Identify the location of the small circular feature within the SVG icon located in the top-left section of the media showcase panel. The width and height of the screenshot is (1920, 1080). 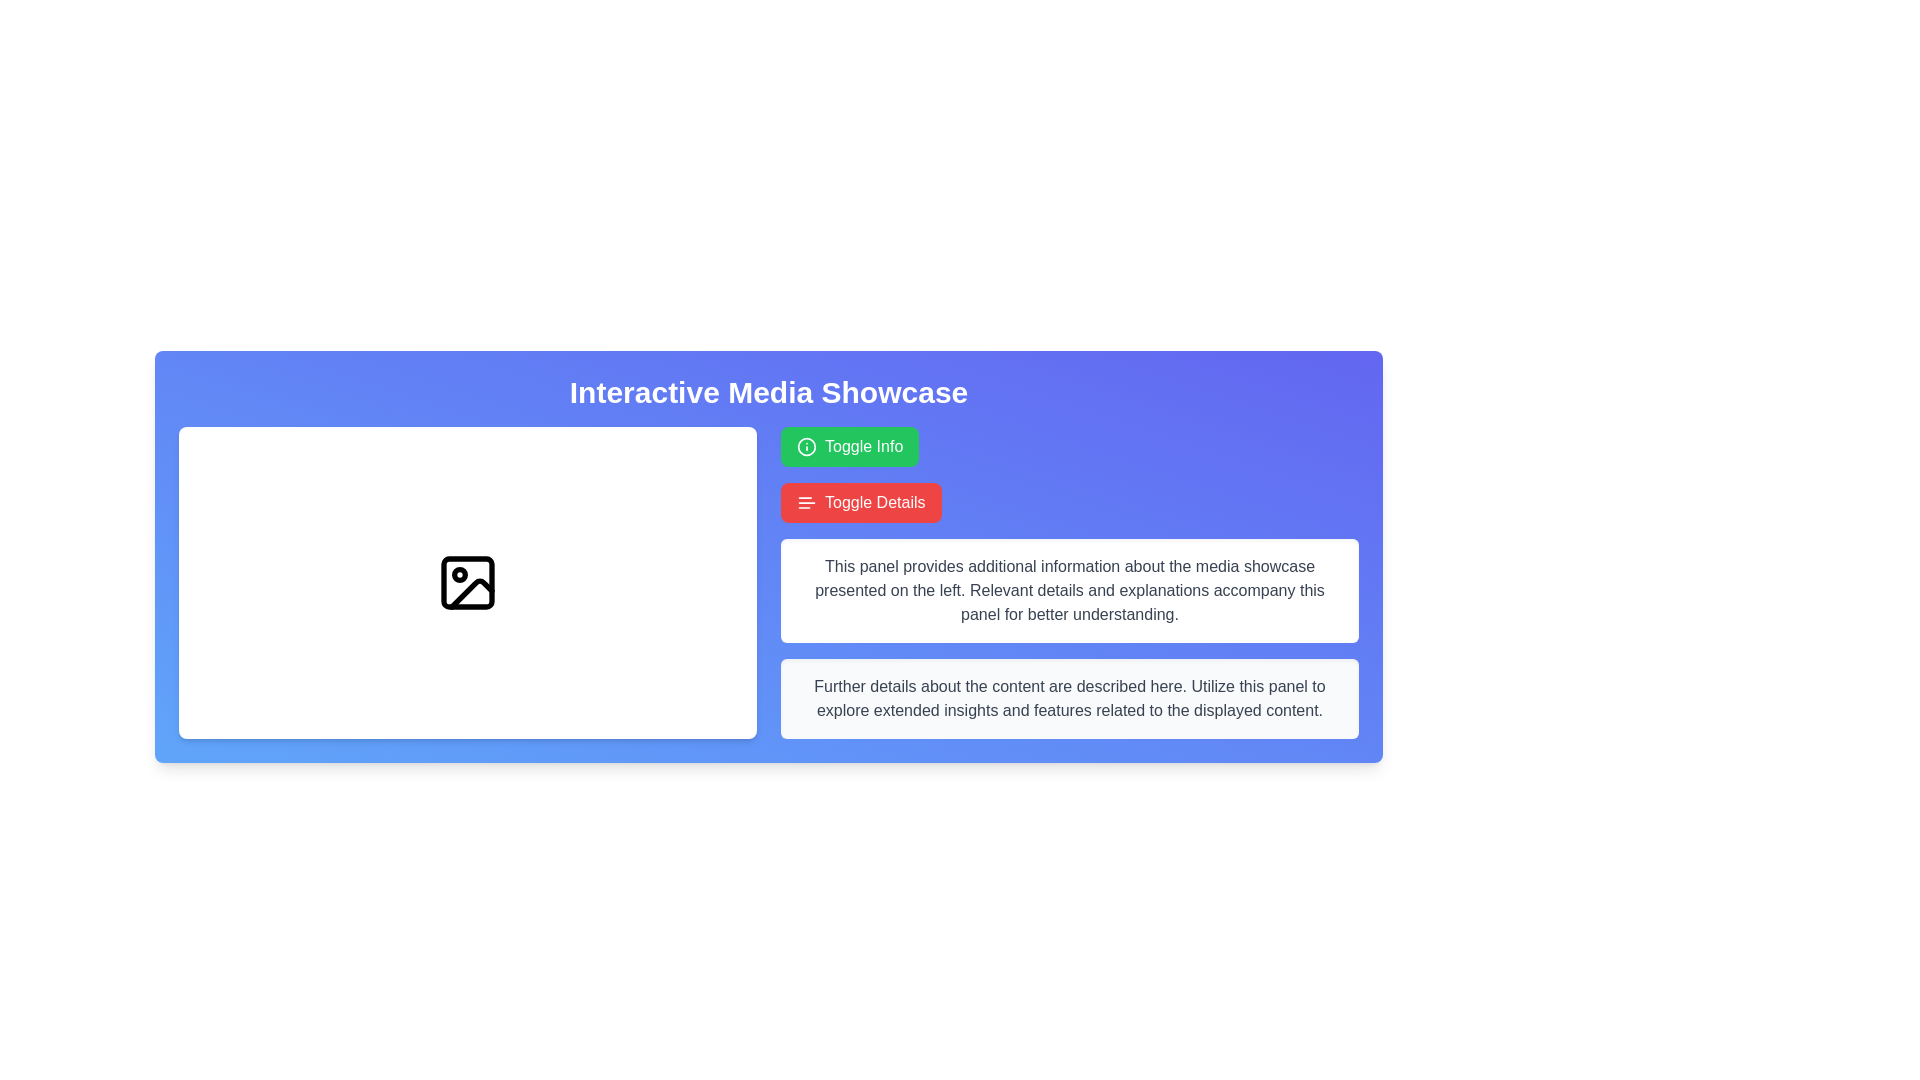
(459, 574).